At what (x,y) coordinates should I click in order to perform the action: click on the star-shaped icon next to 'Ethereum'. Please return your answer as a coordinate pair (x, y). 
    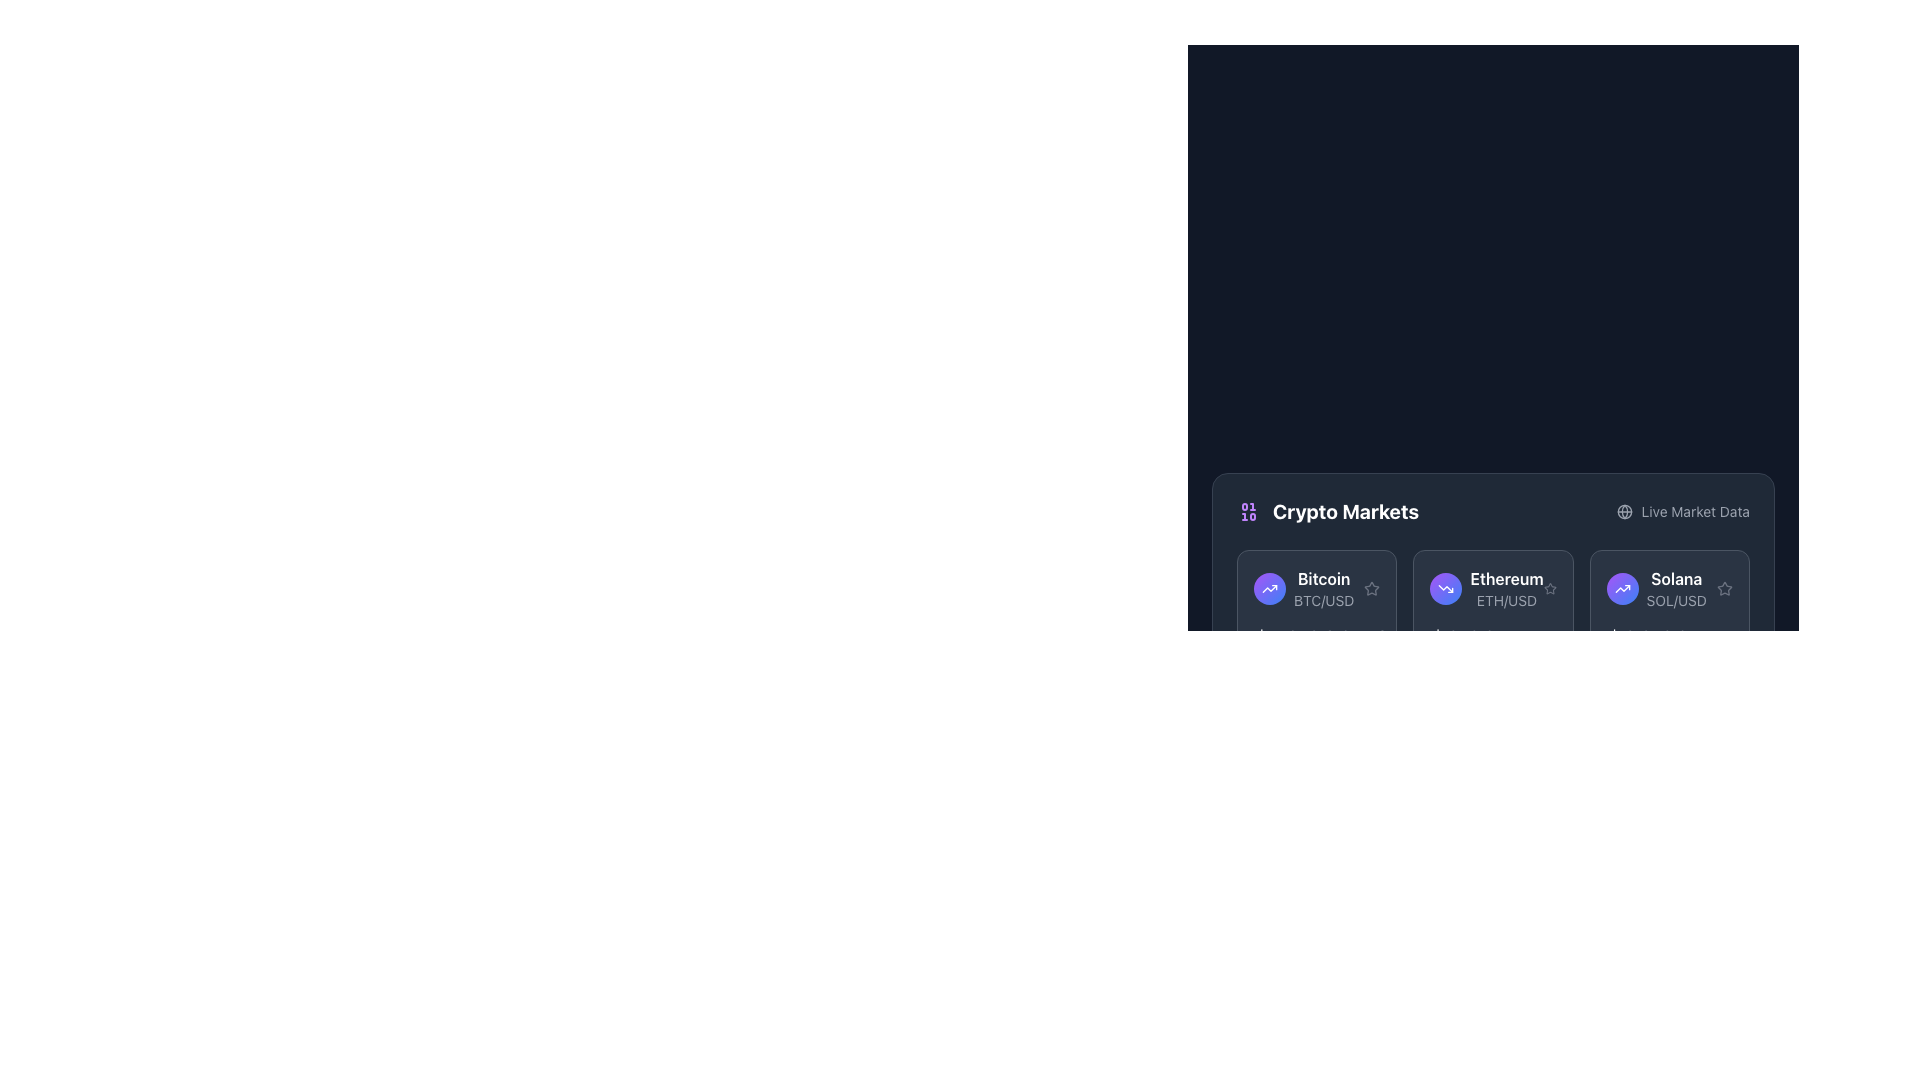
    Looking at the image, I should click on (1549, 586).